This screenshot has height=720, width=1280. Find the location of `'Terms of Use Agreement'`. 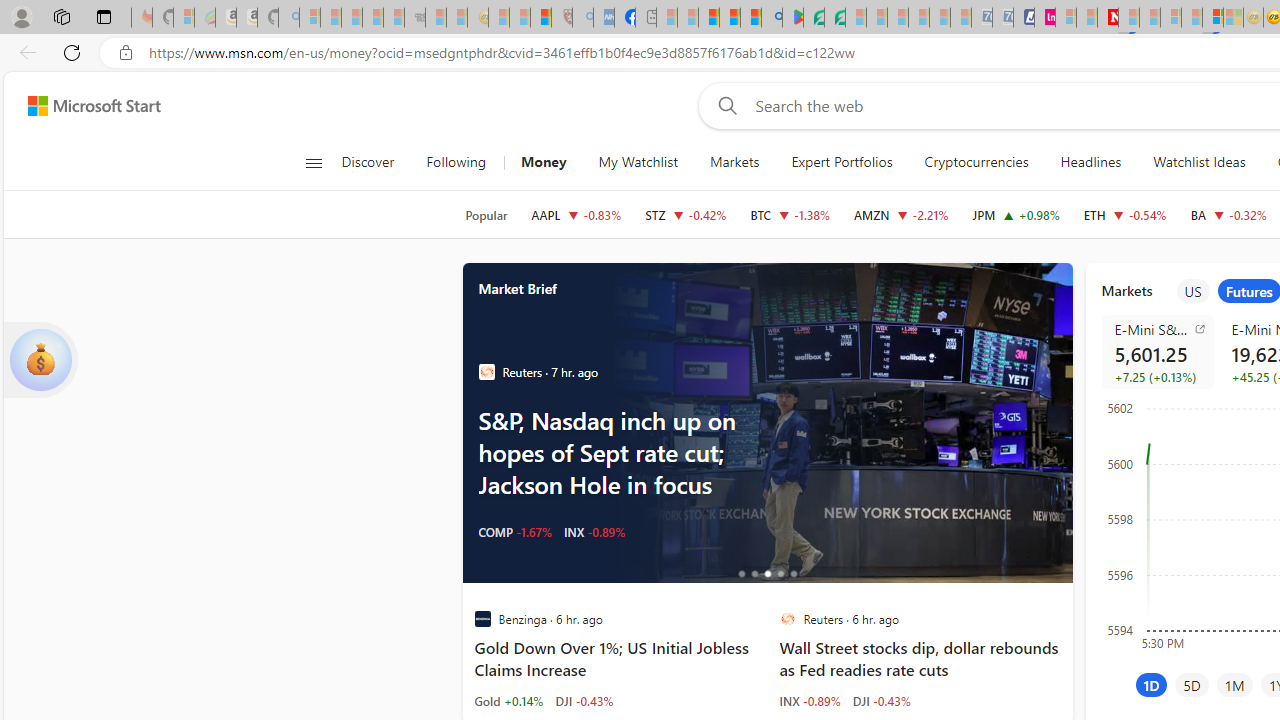

'Terms of Use Agreement' is located at coordinates (814, 17).